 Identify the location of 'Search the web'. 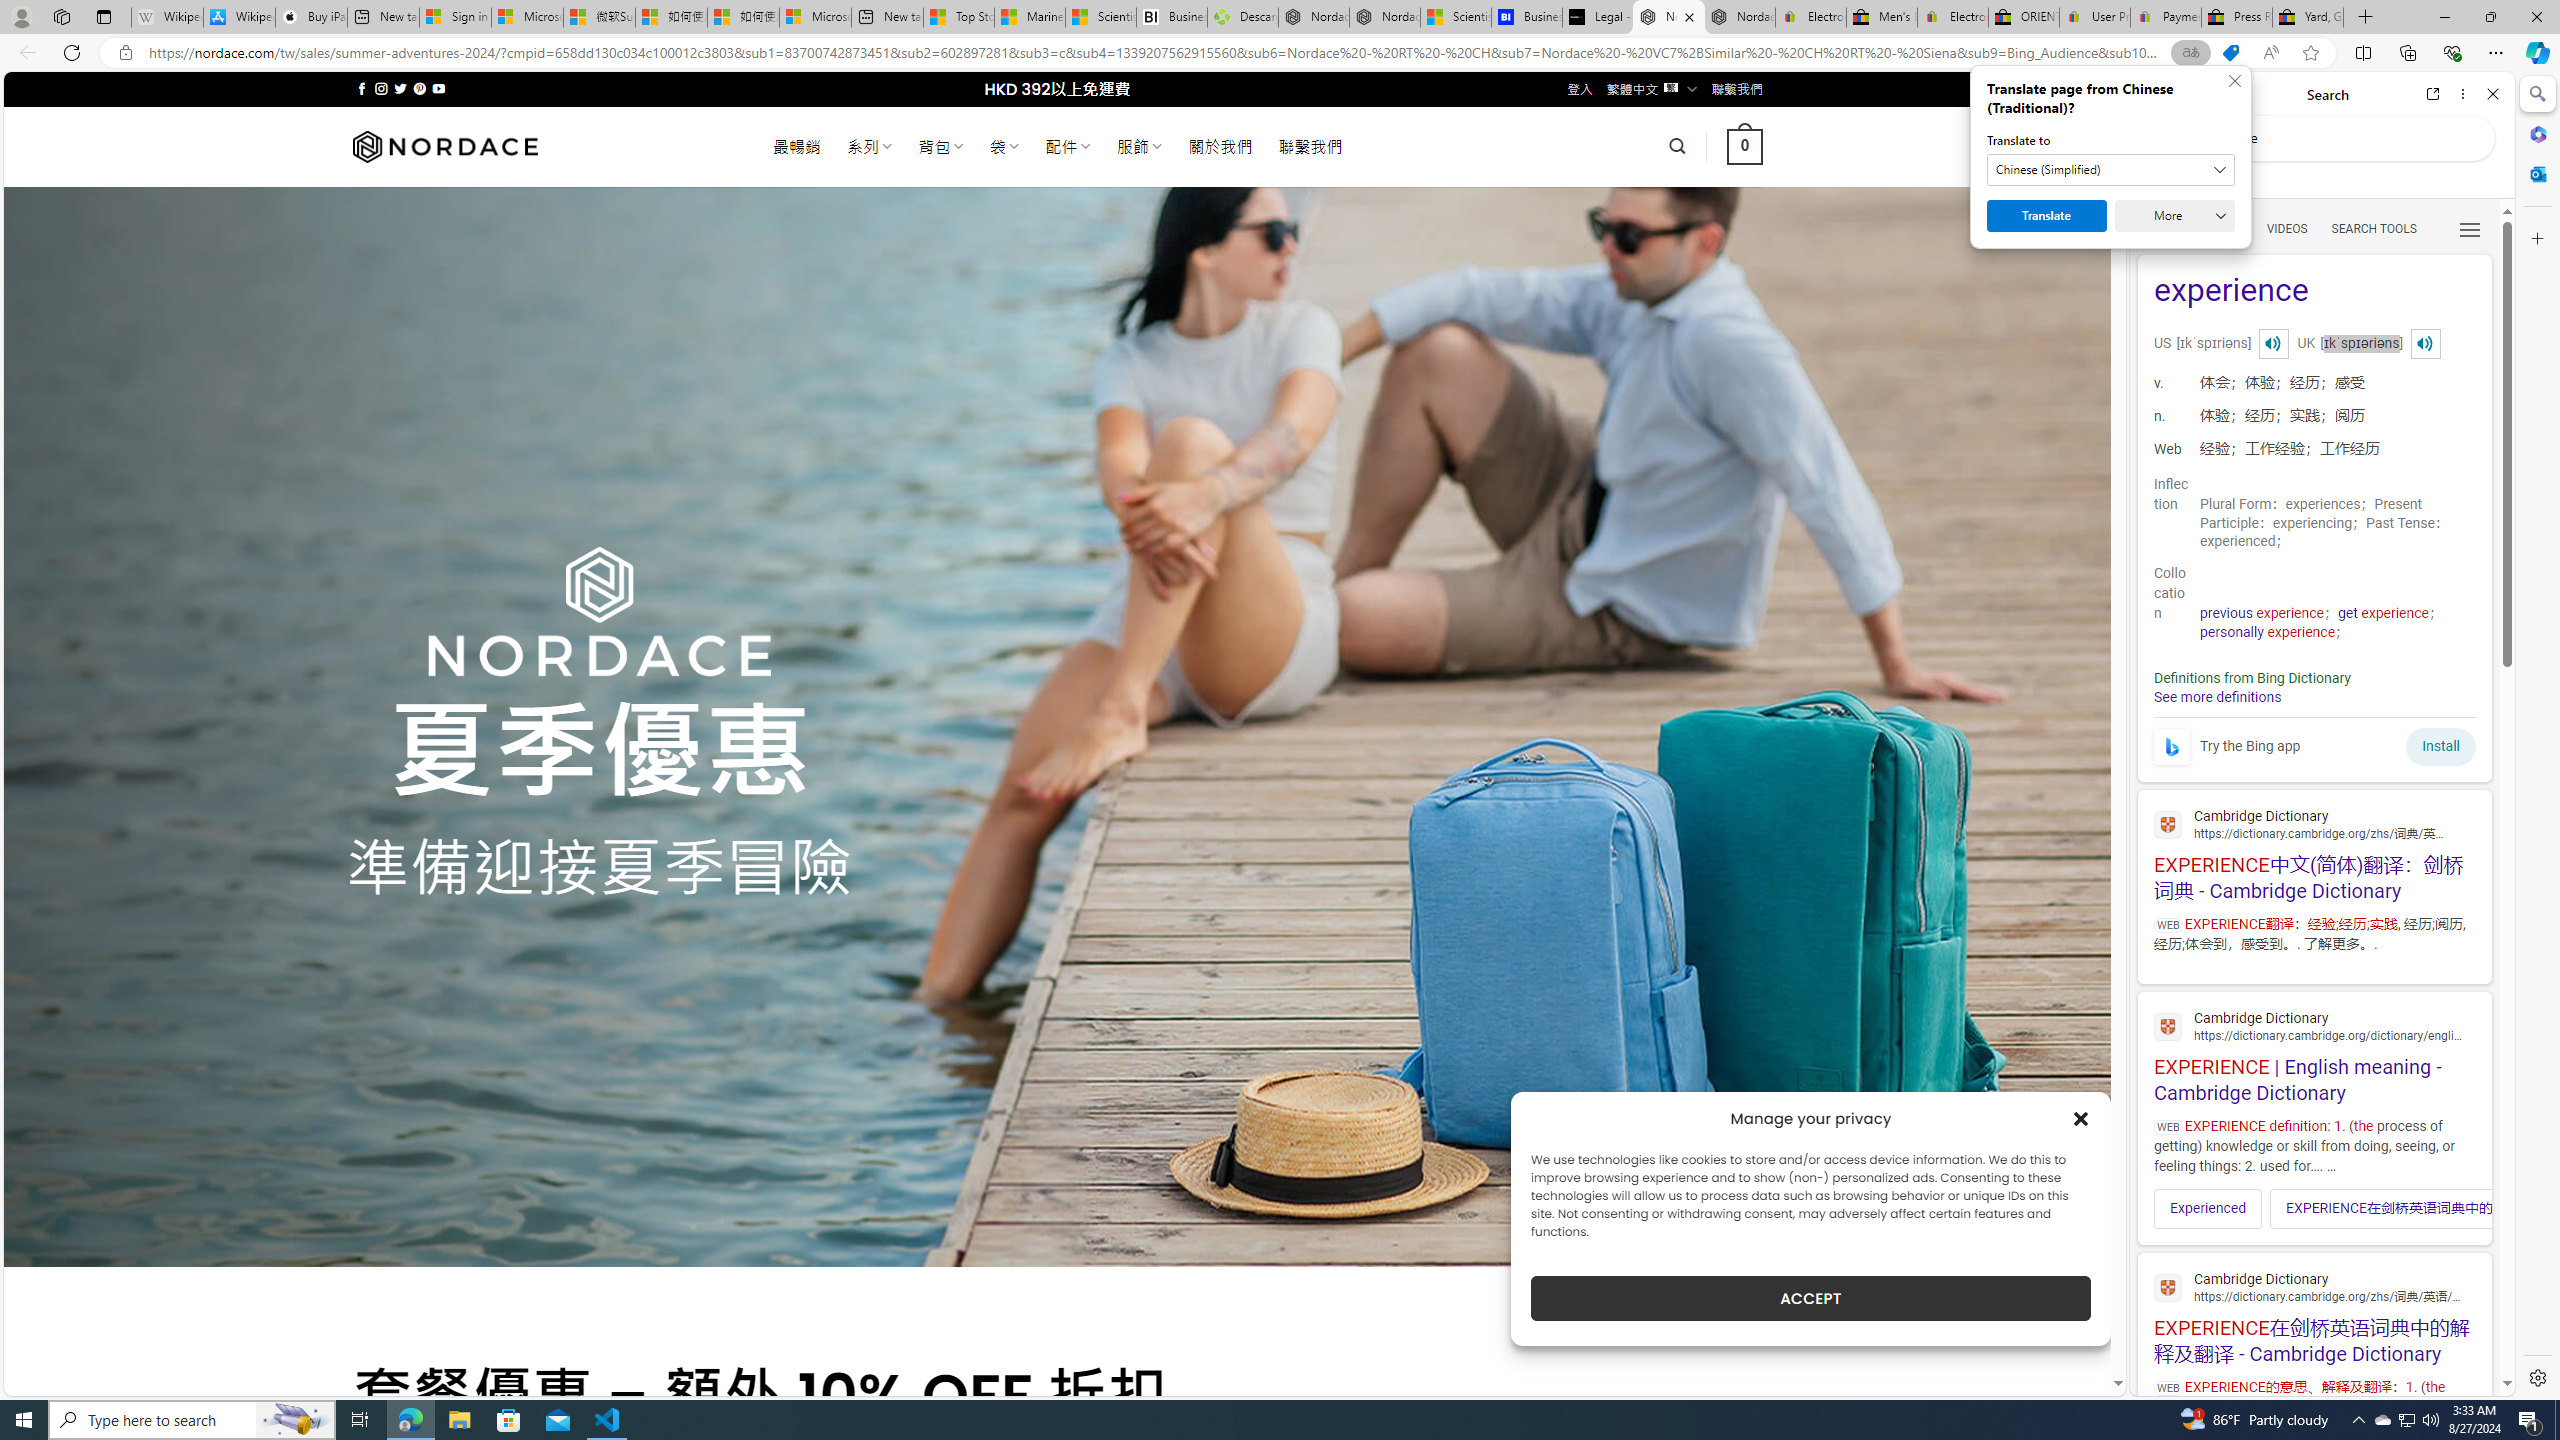
(2331, 137).